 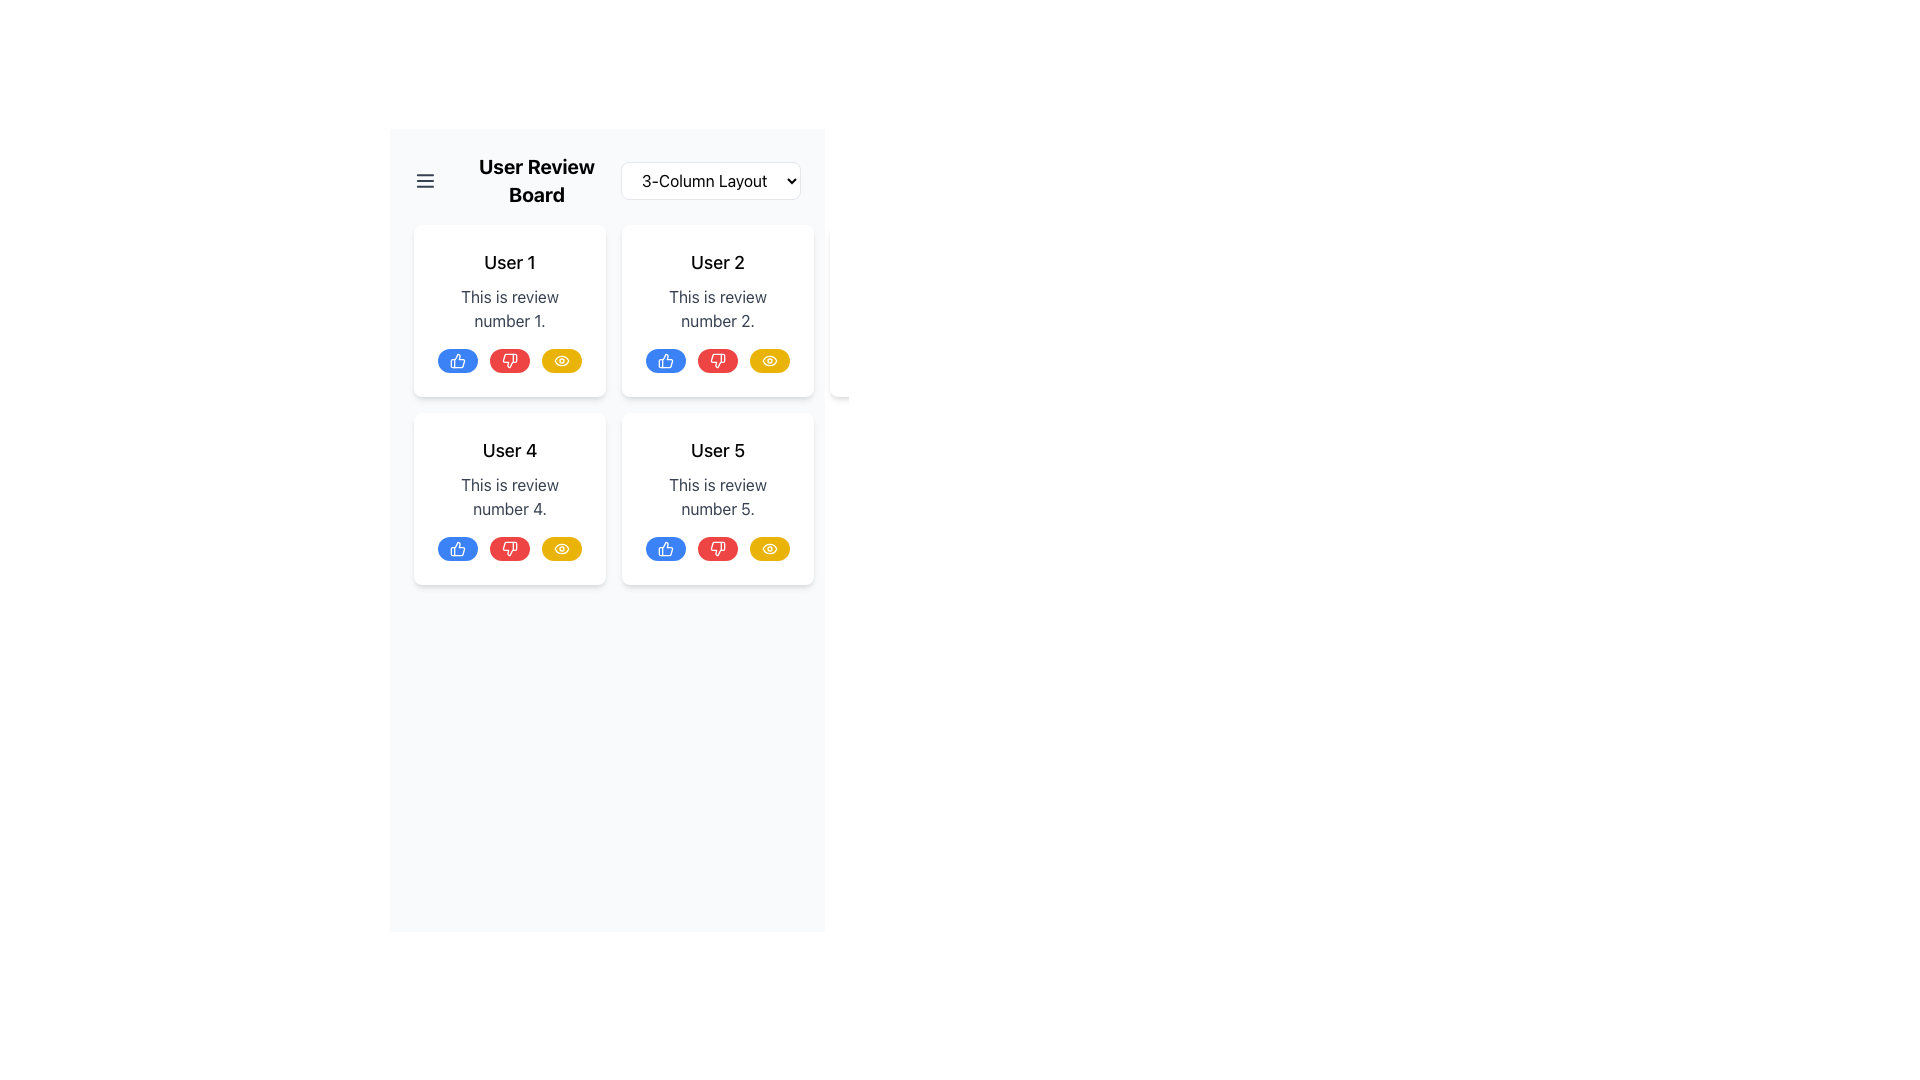 I want to click on the static text label displaying the review comment for 'User 4', located beneath the 'User 4' title and above the interaction buttons, so click(x=509, y=496).